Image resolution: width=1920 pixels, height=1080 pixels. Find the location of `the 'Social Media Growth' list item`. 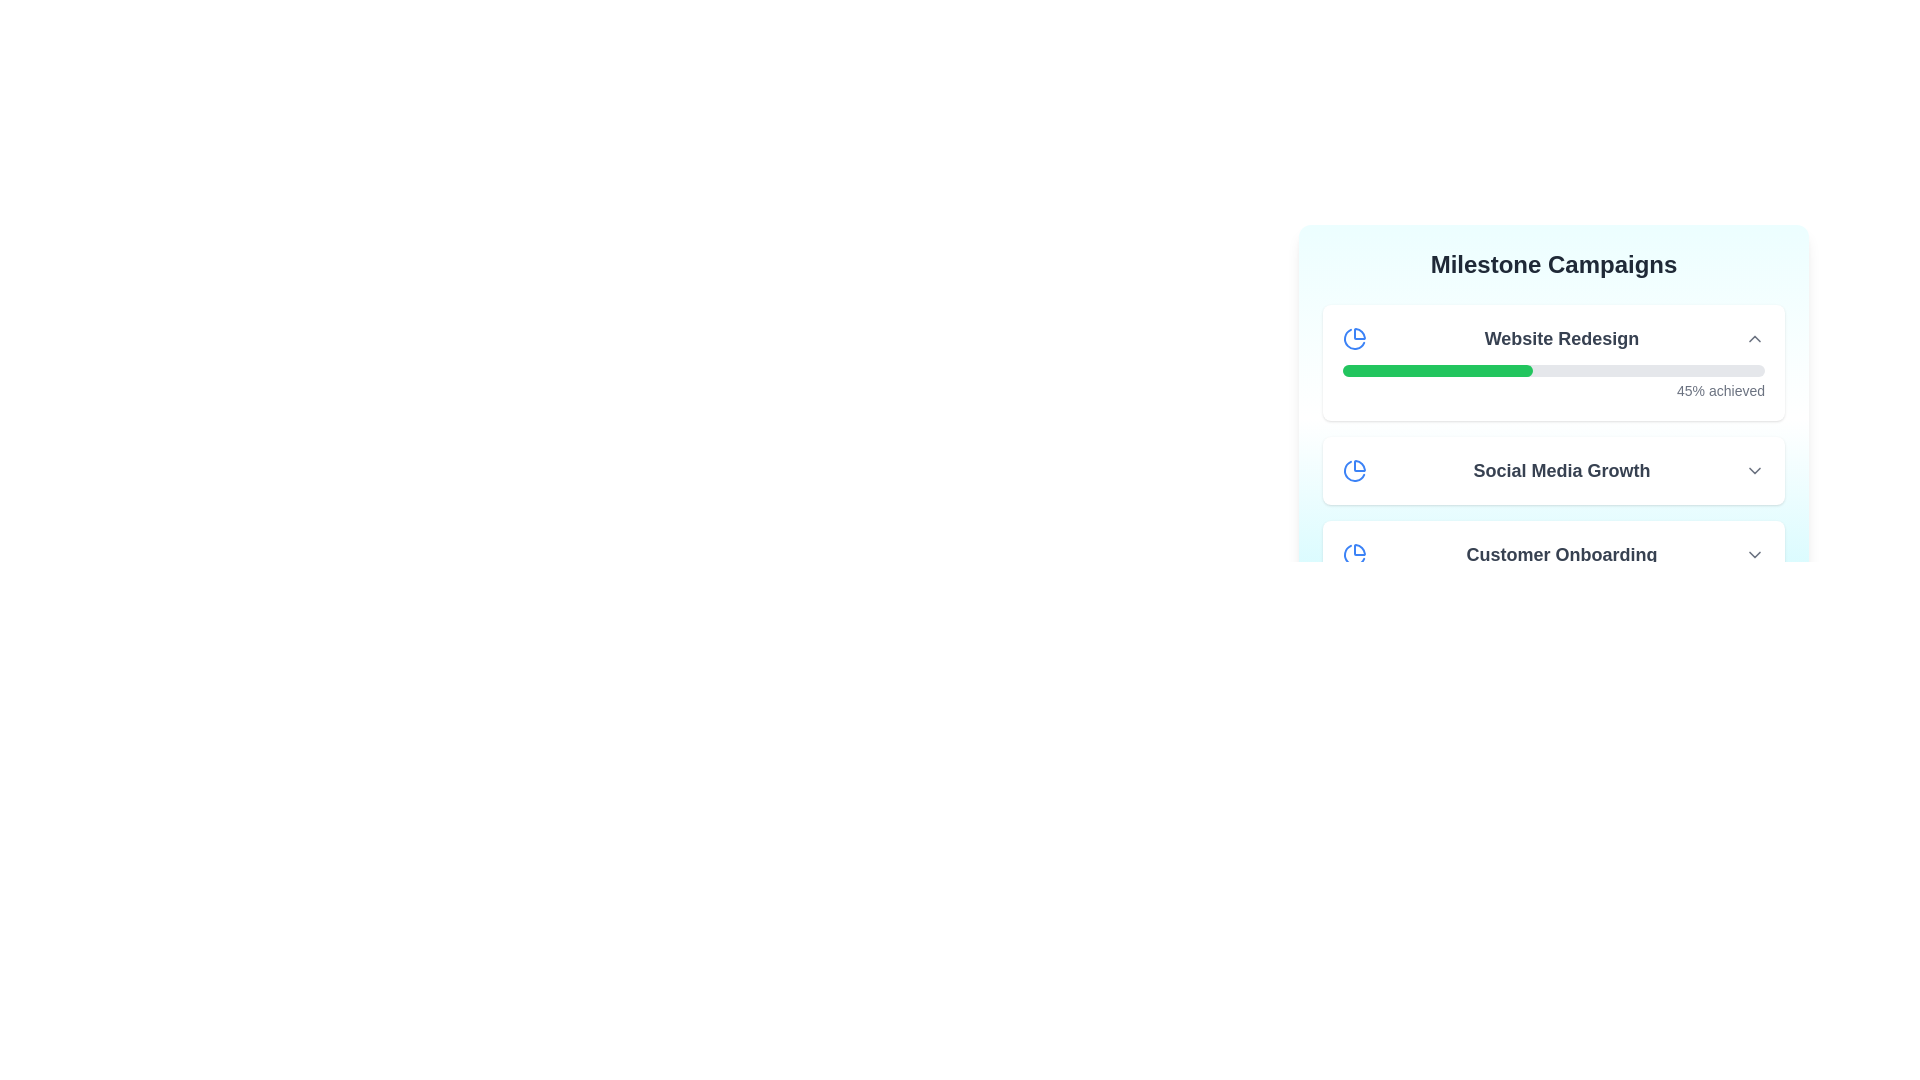

the 'Social Media Growth' list item is located at coordinates (1553, 470).